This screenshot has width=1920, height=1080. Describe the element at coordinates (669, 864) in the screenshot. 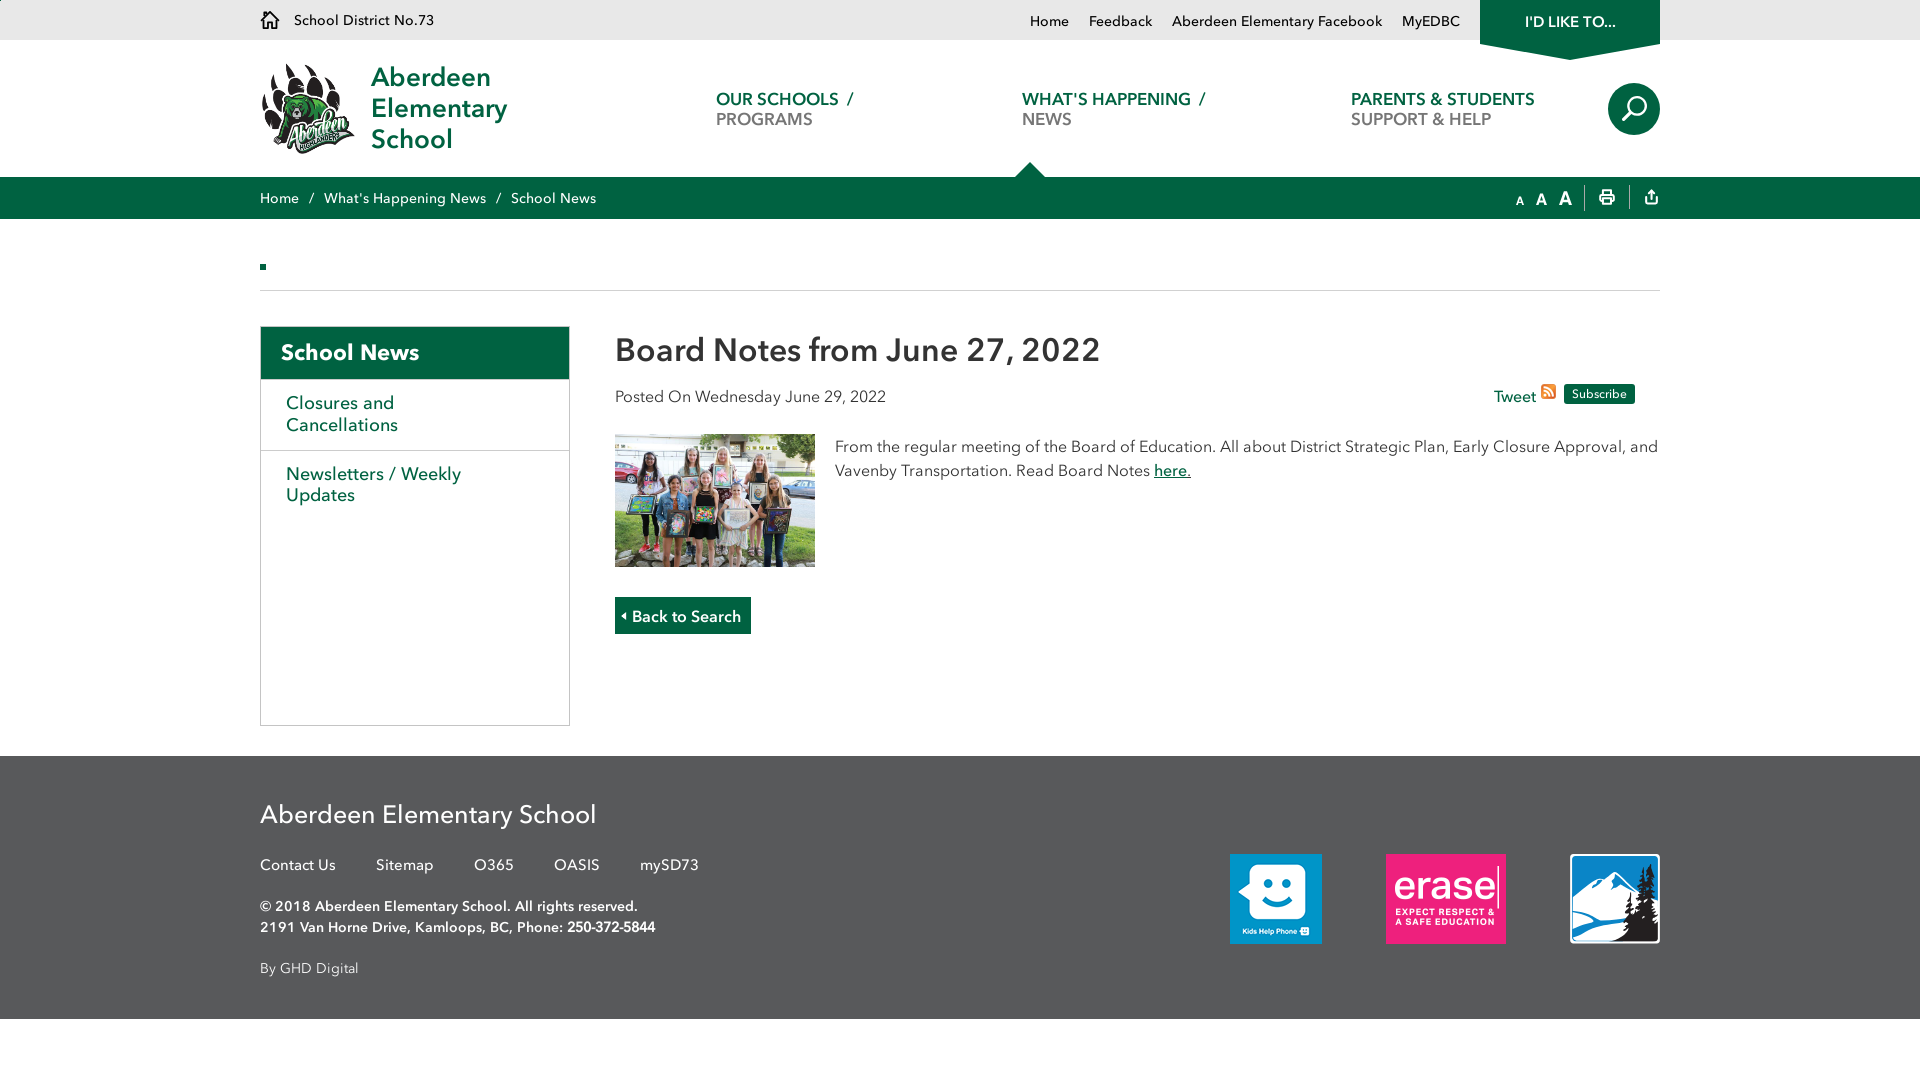

I see `'mySD73'` at that location.